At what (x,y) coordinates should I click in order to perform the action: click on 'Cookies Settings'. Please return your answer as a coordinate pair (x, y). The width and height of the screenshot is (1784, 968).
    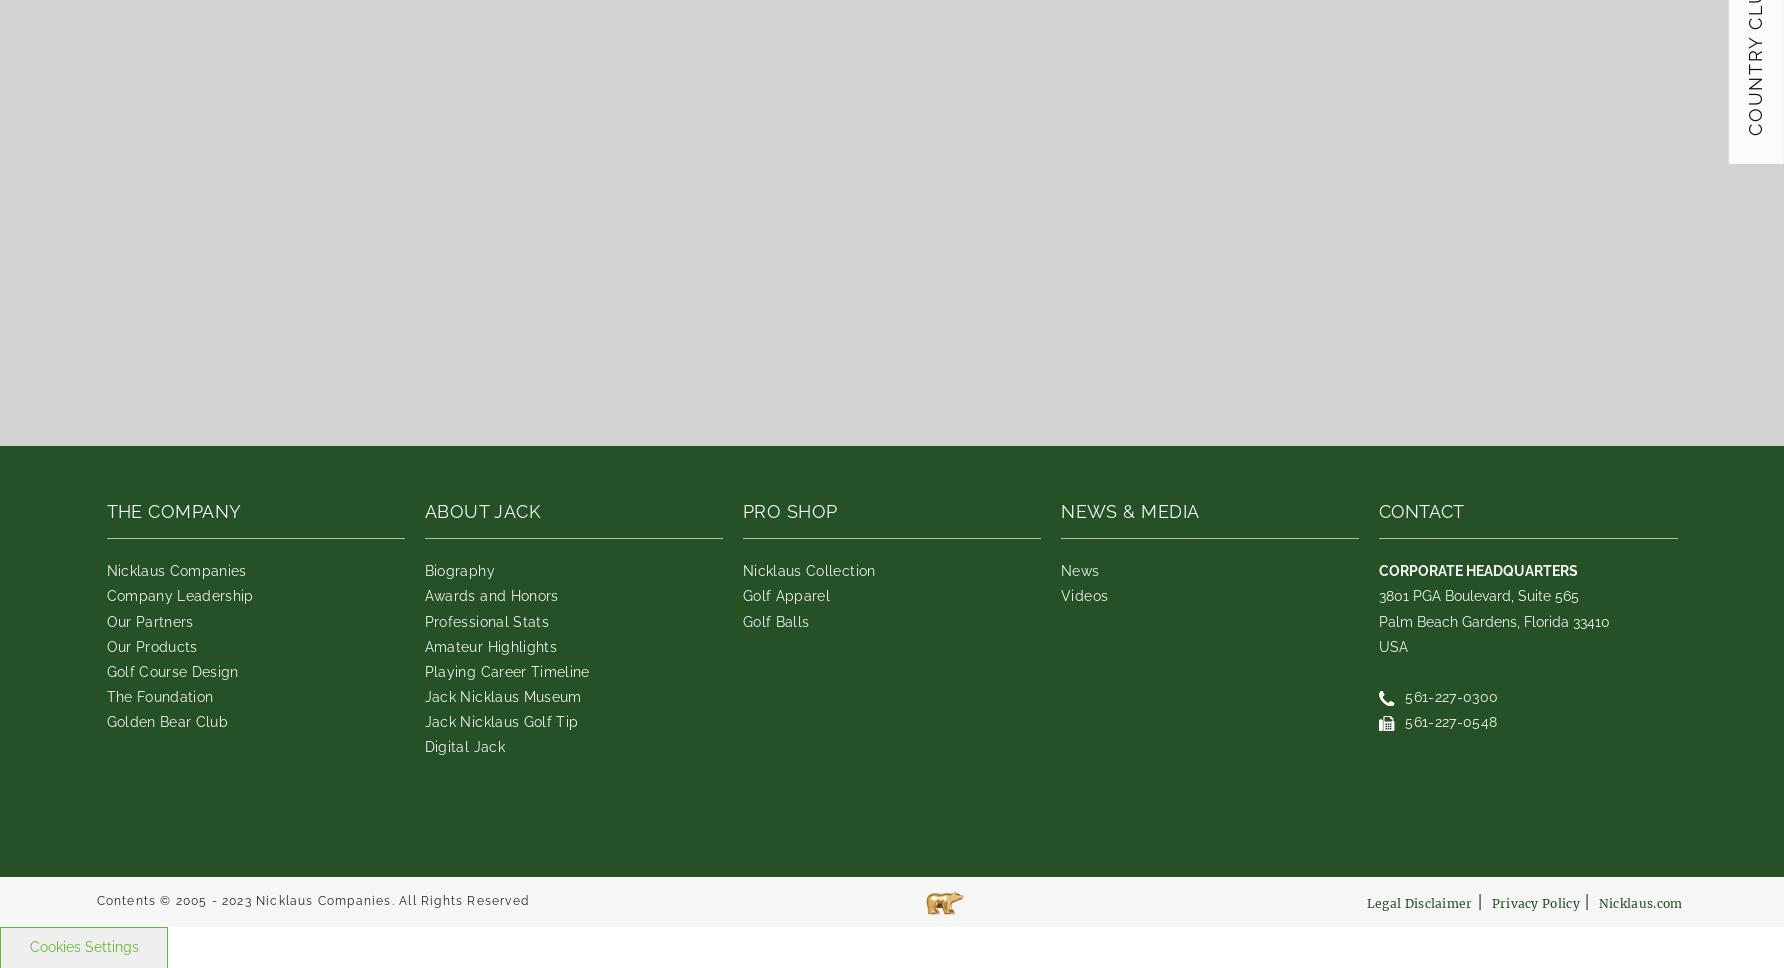
    Looking at the image, I should click on (29, 945).